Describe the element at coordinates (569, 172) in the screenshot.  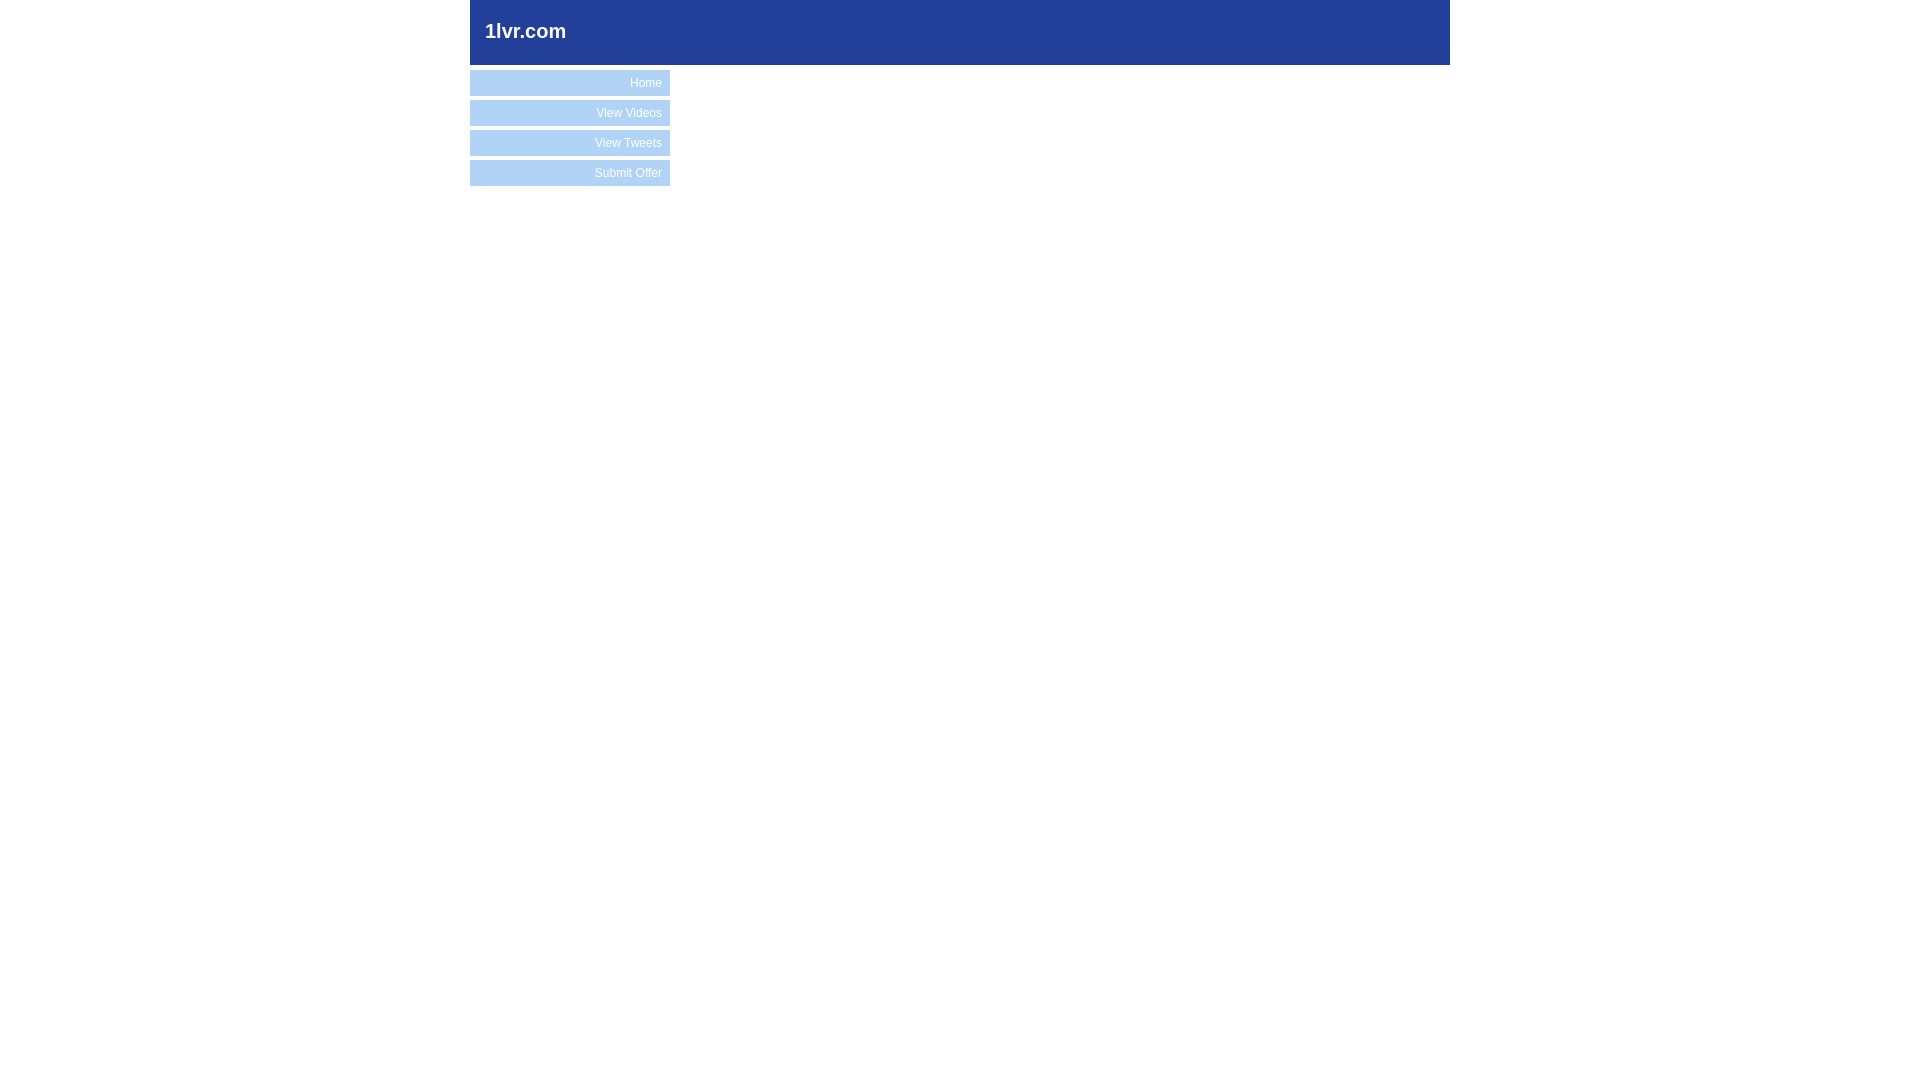
I see `'Submit Offer'` at that location.